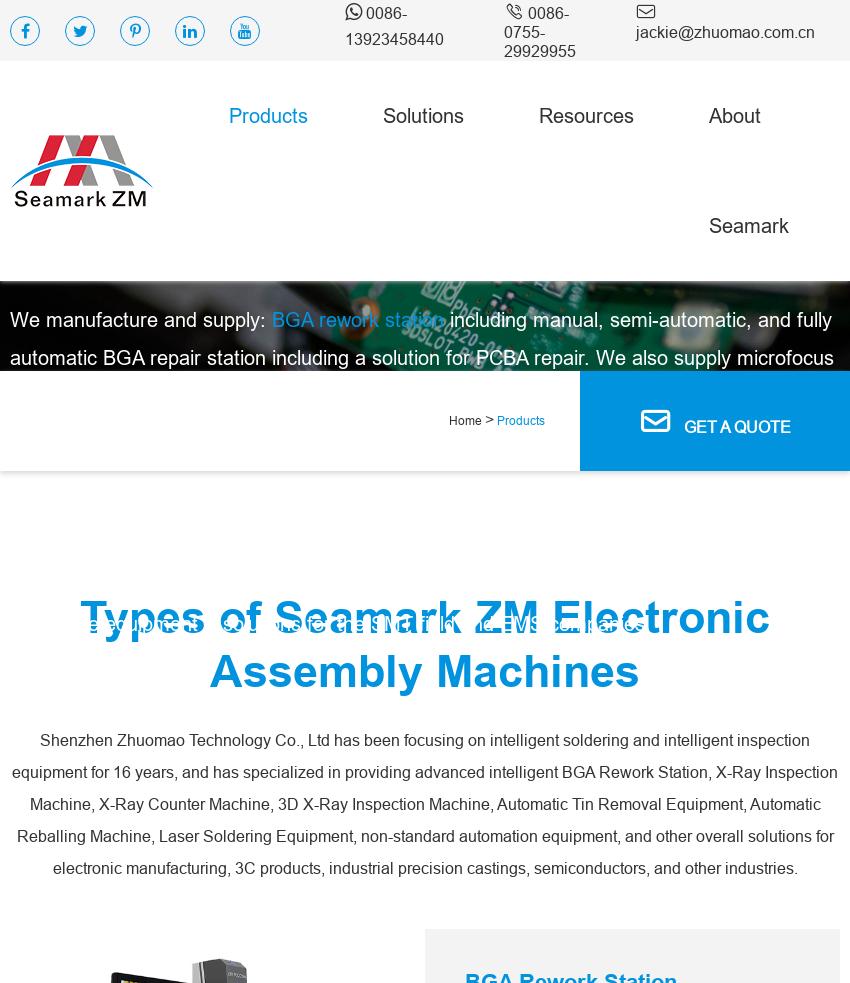 The image size is (850, 983). Describe the element at coordinates (394, 24) in the screenshot. I see `'0086-13923458440'` at that location.